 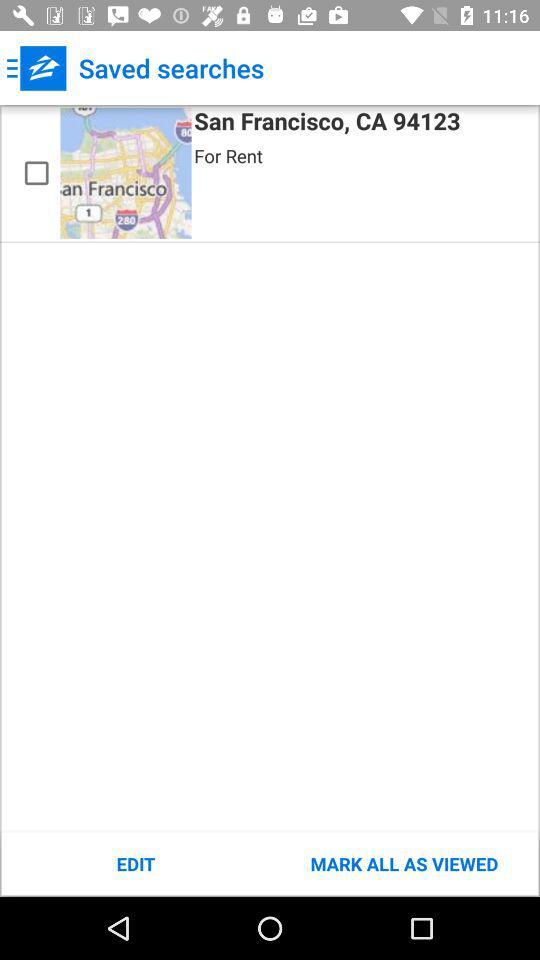 What do you see at coordinates (404, 863) in the screenshot?
I see `mark all as item` at bounding box center [404, 863].